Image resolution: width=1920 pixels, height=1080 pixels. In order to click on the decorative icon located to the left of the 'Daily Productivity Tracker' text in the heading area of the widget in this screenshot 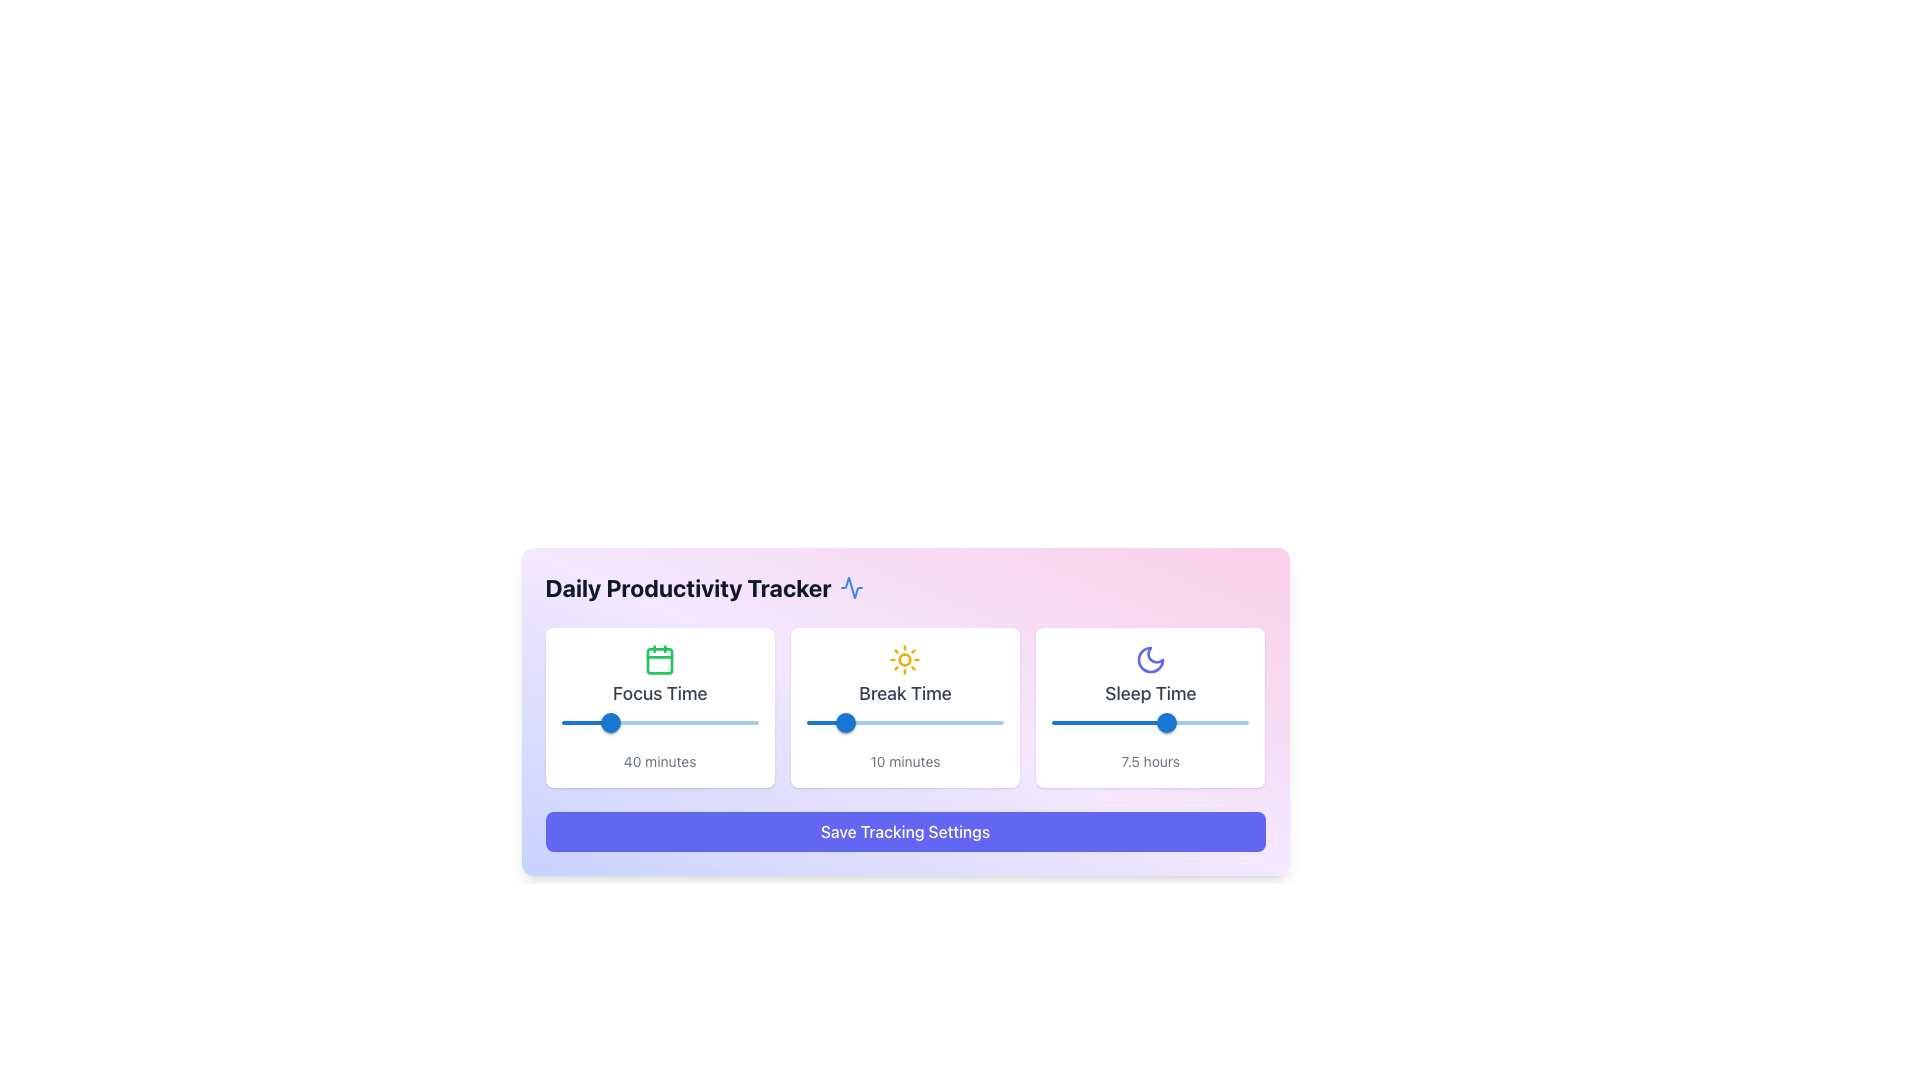, I will do `click(851, 586)`.